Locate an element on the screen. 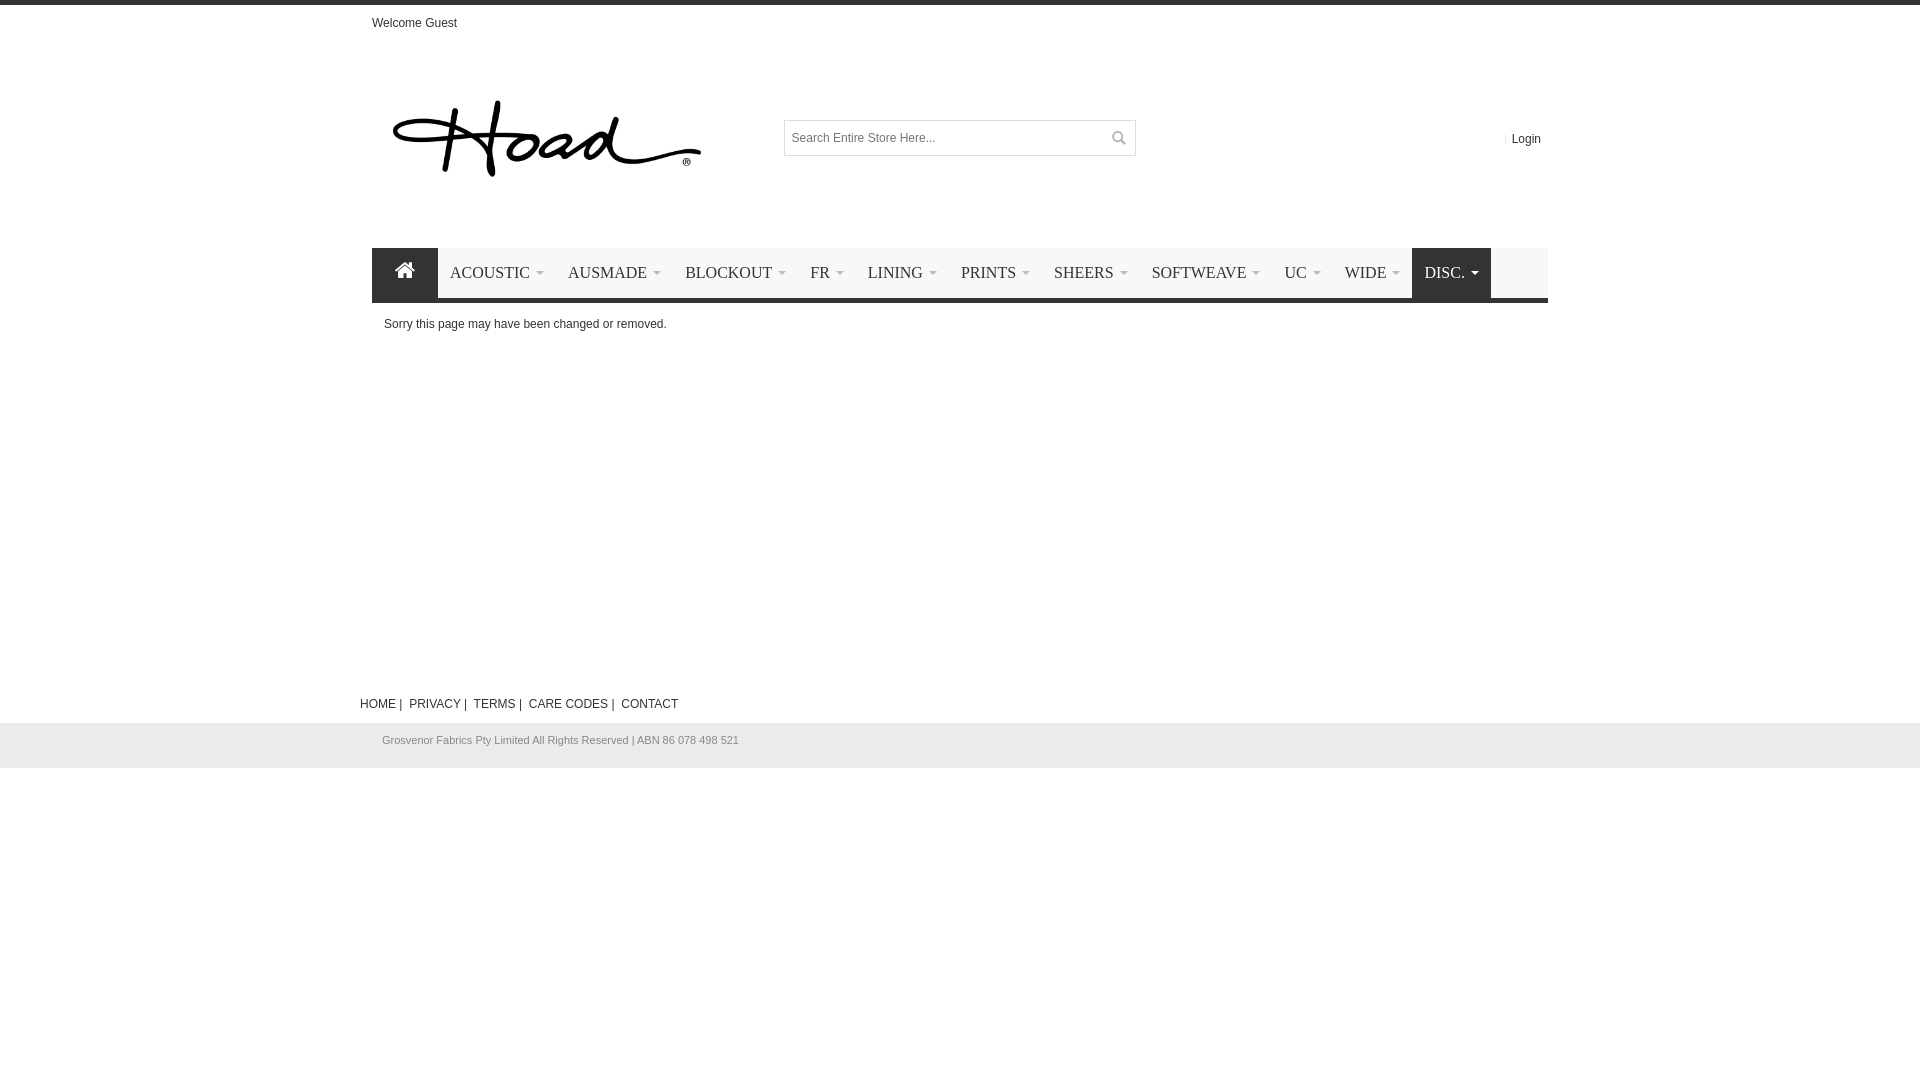  'CARE CODES' is located at coordinates (567, 703).